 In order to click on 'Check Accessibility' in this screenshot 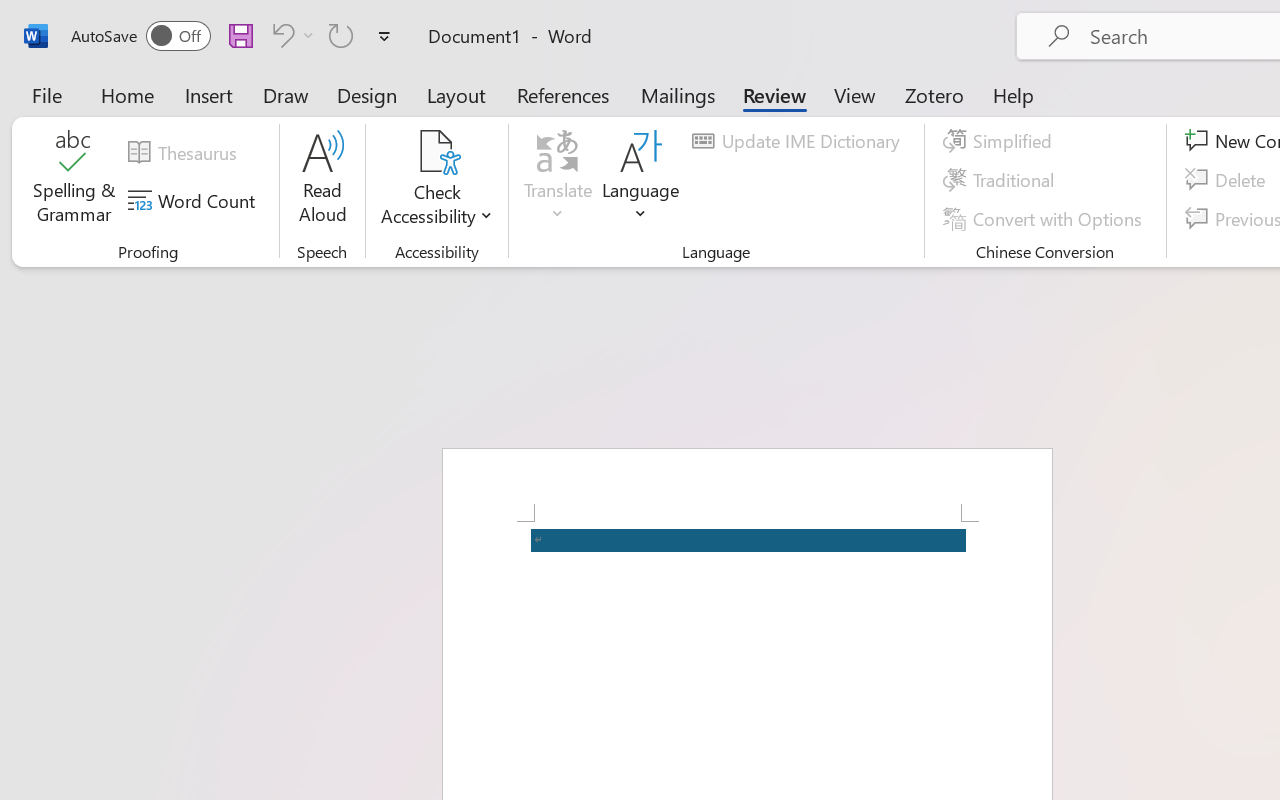, I will do `click(436, 179)`.